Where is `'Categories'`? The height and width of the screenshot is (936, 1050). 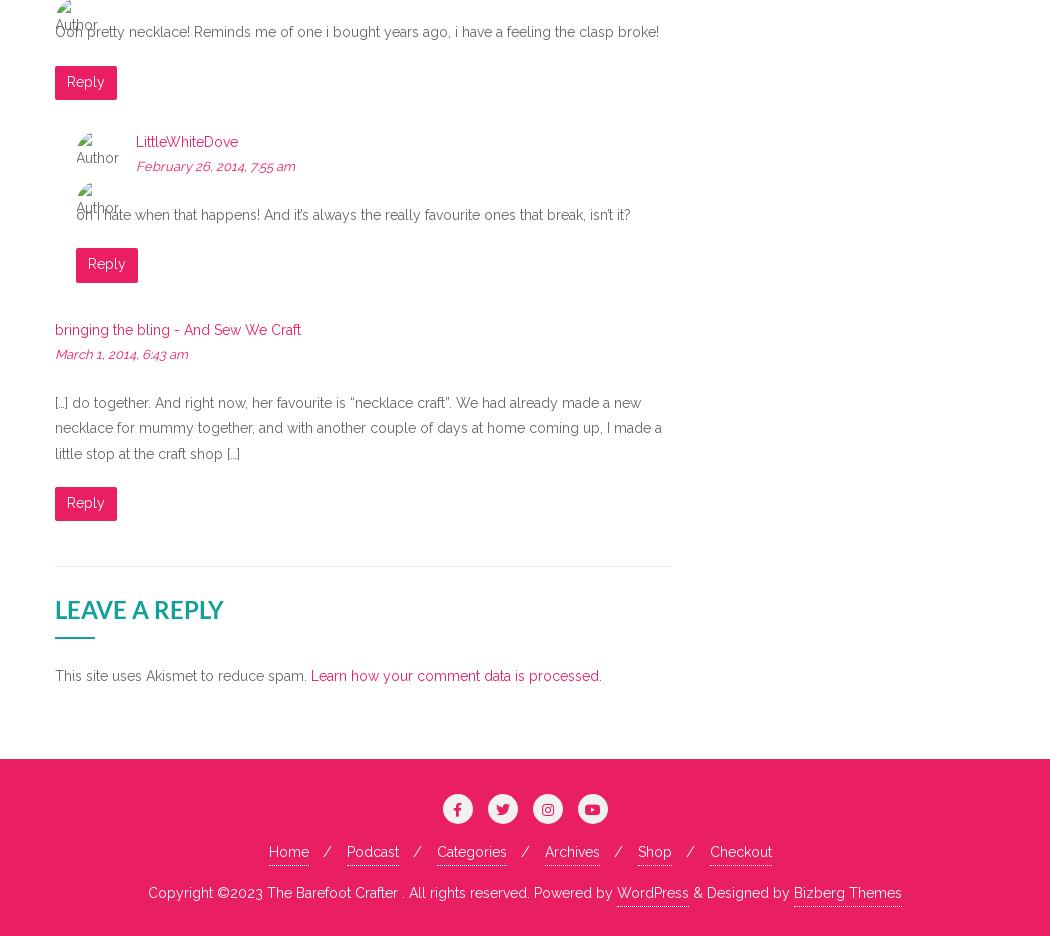 'Categories' is located at coordinates (471, 851).